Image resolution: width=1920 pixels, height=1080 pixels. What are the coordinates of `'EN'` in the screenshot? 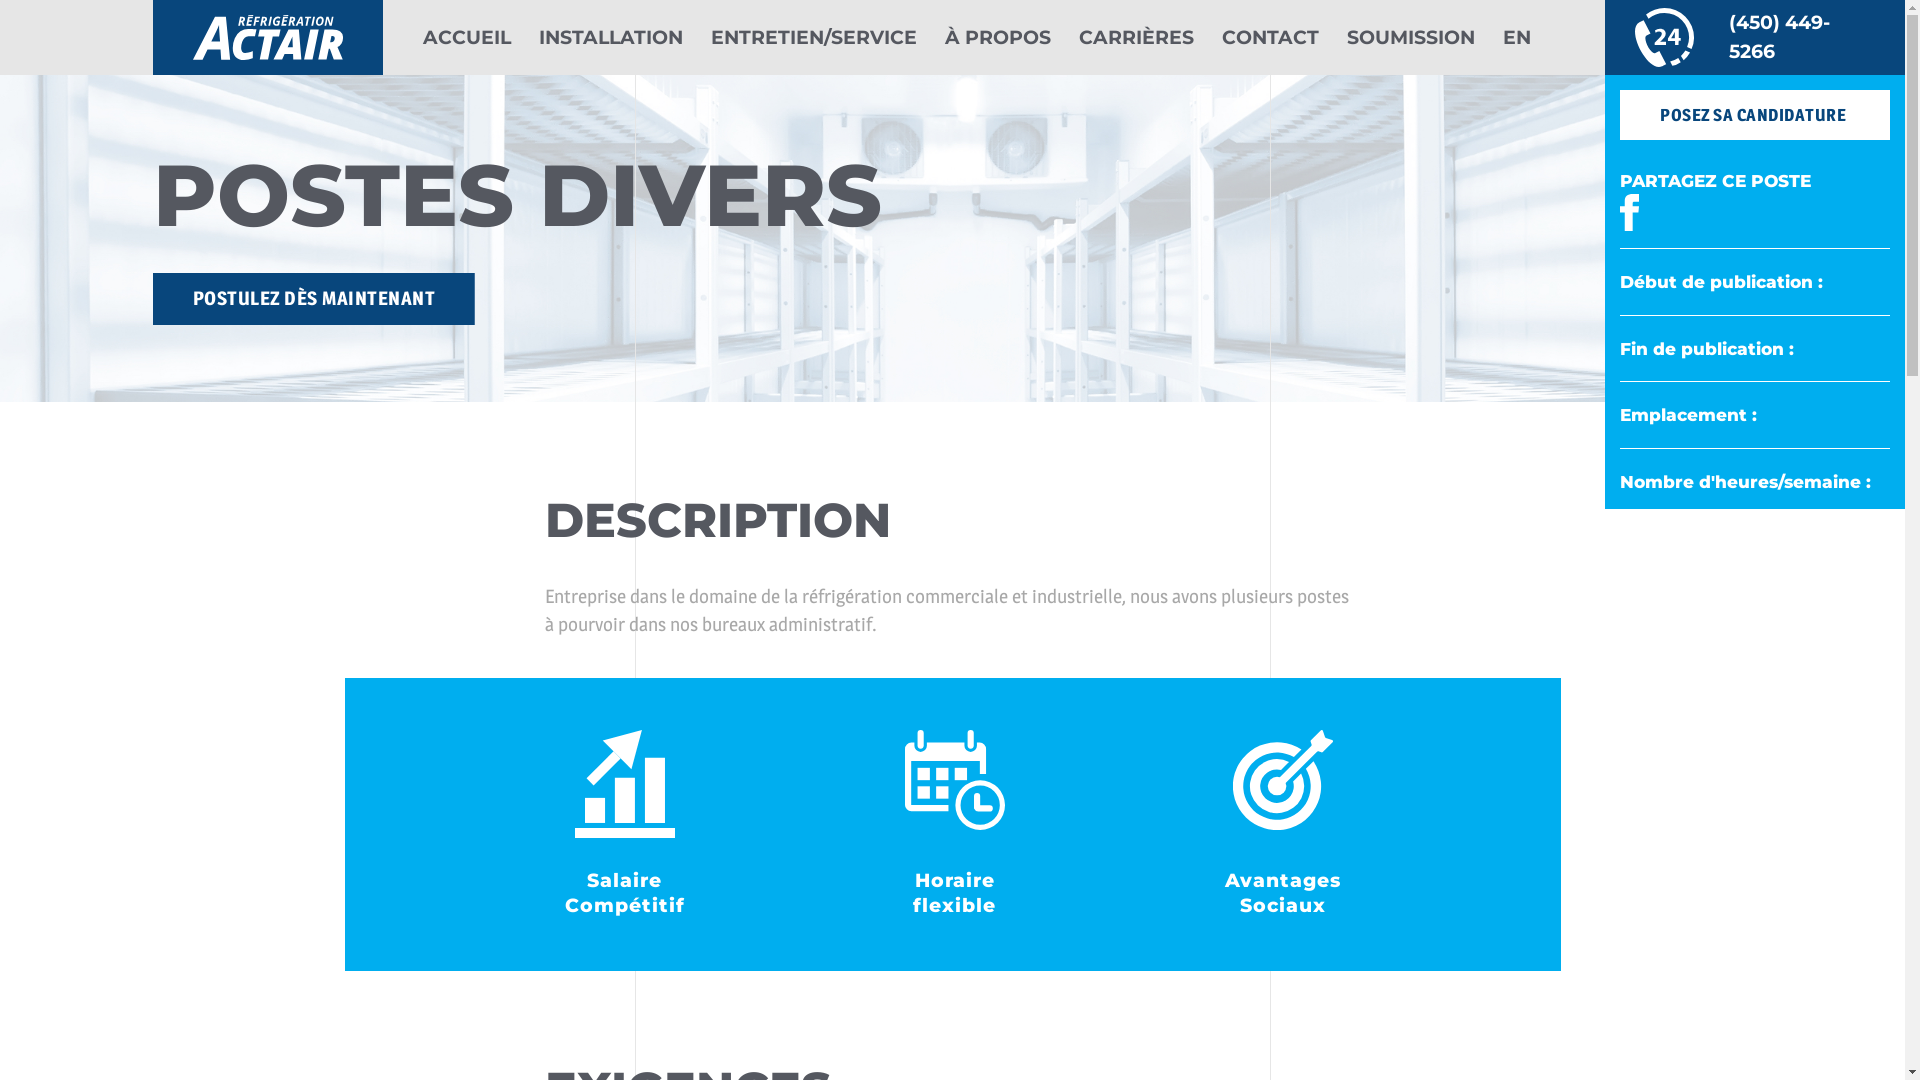 It's located at (1516, 37).